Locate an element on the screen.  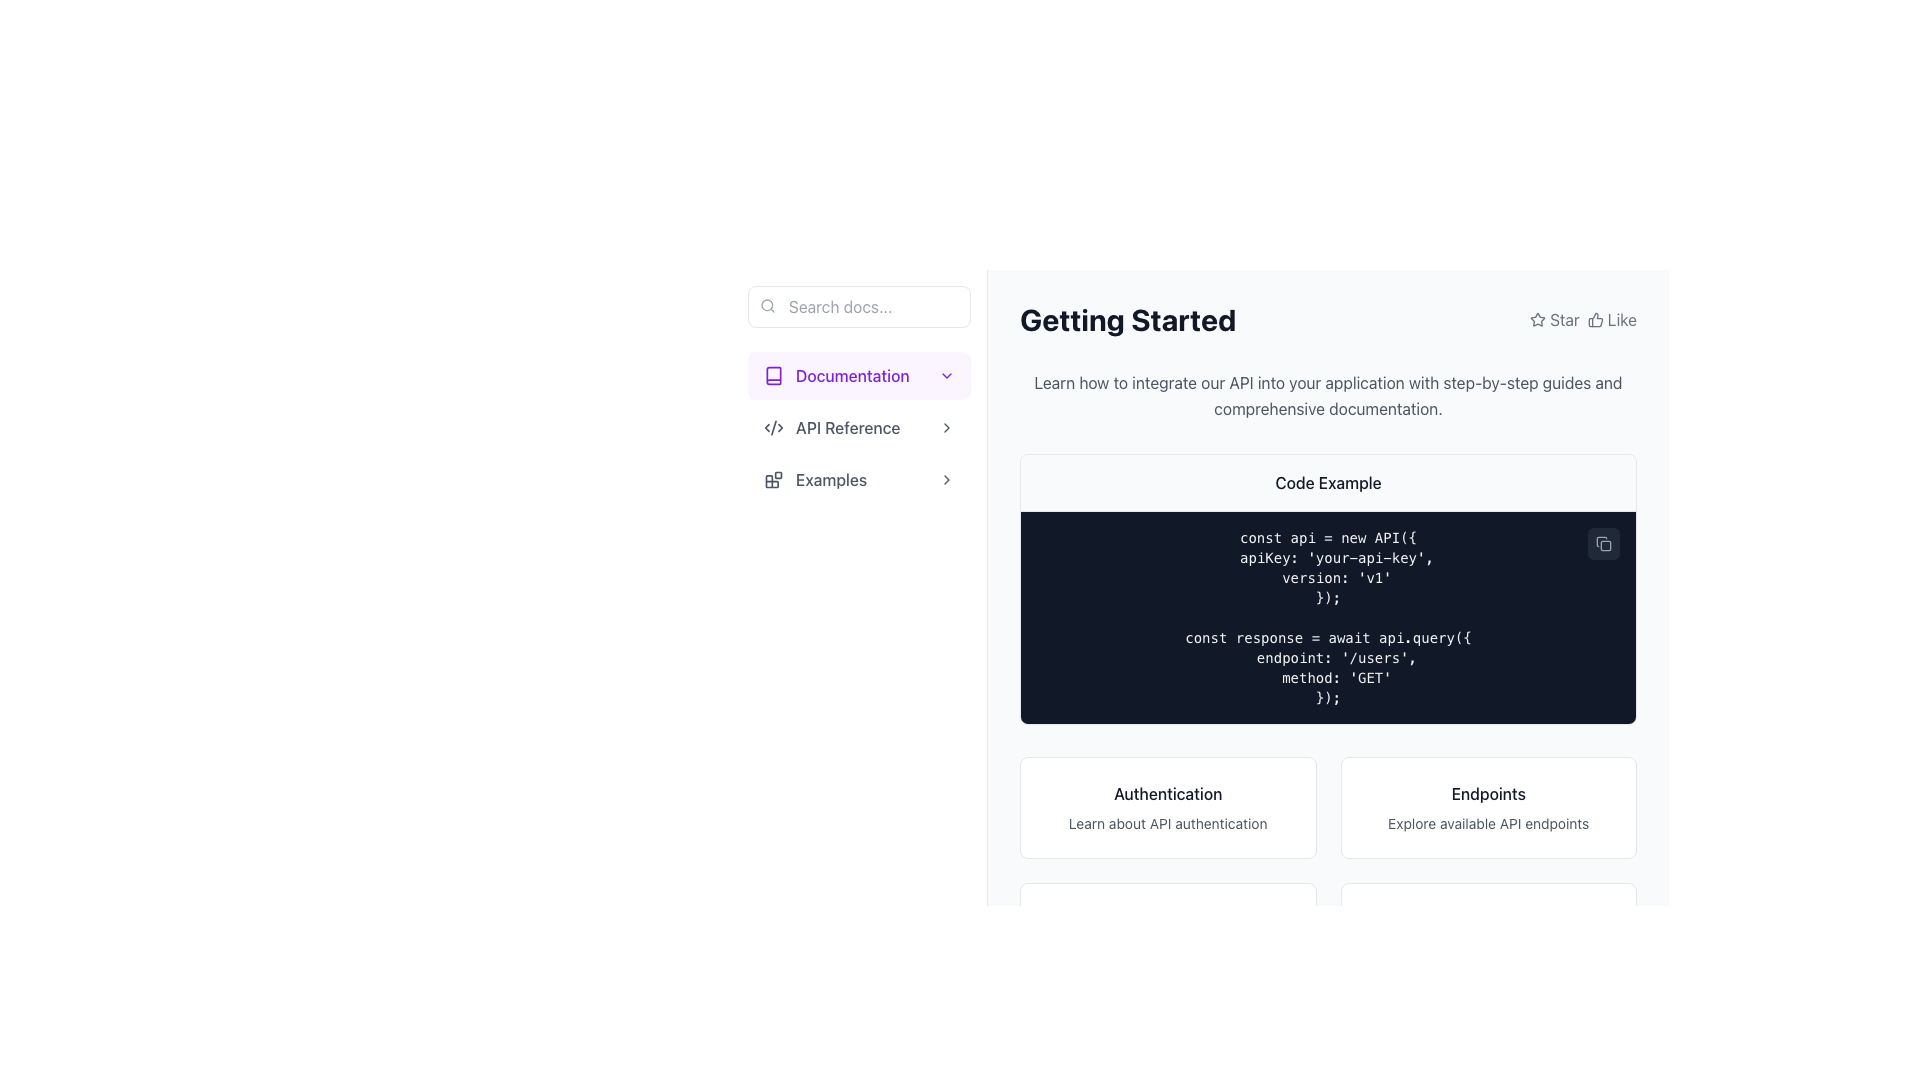
the copy button located in the top-right corner of the code example block to trigger the hover effect is located at coordinates (1603, 543).